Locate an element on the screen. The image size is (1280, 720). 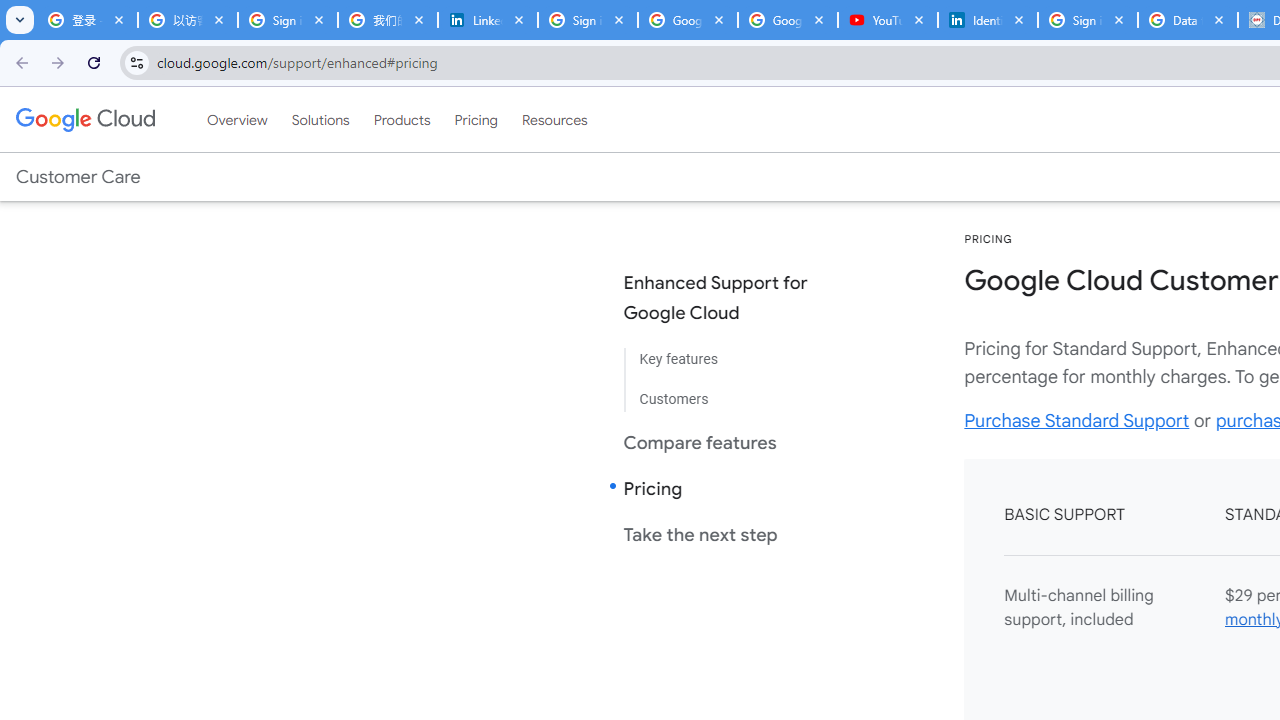
'Customers' is located at coordinates (731, 392).